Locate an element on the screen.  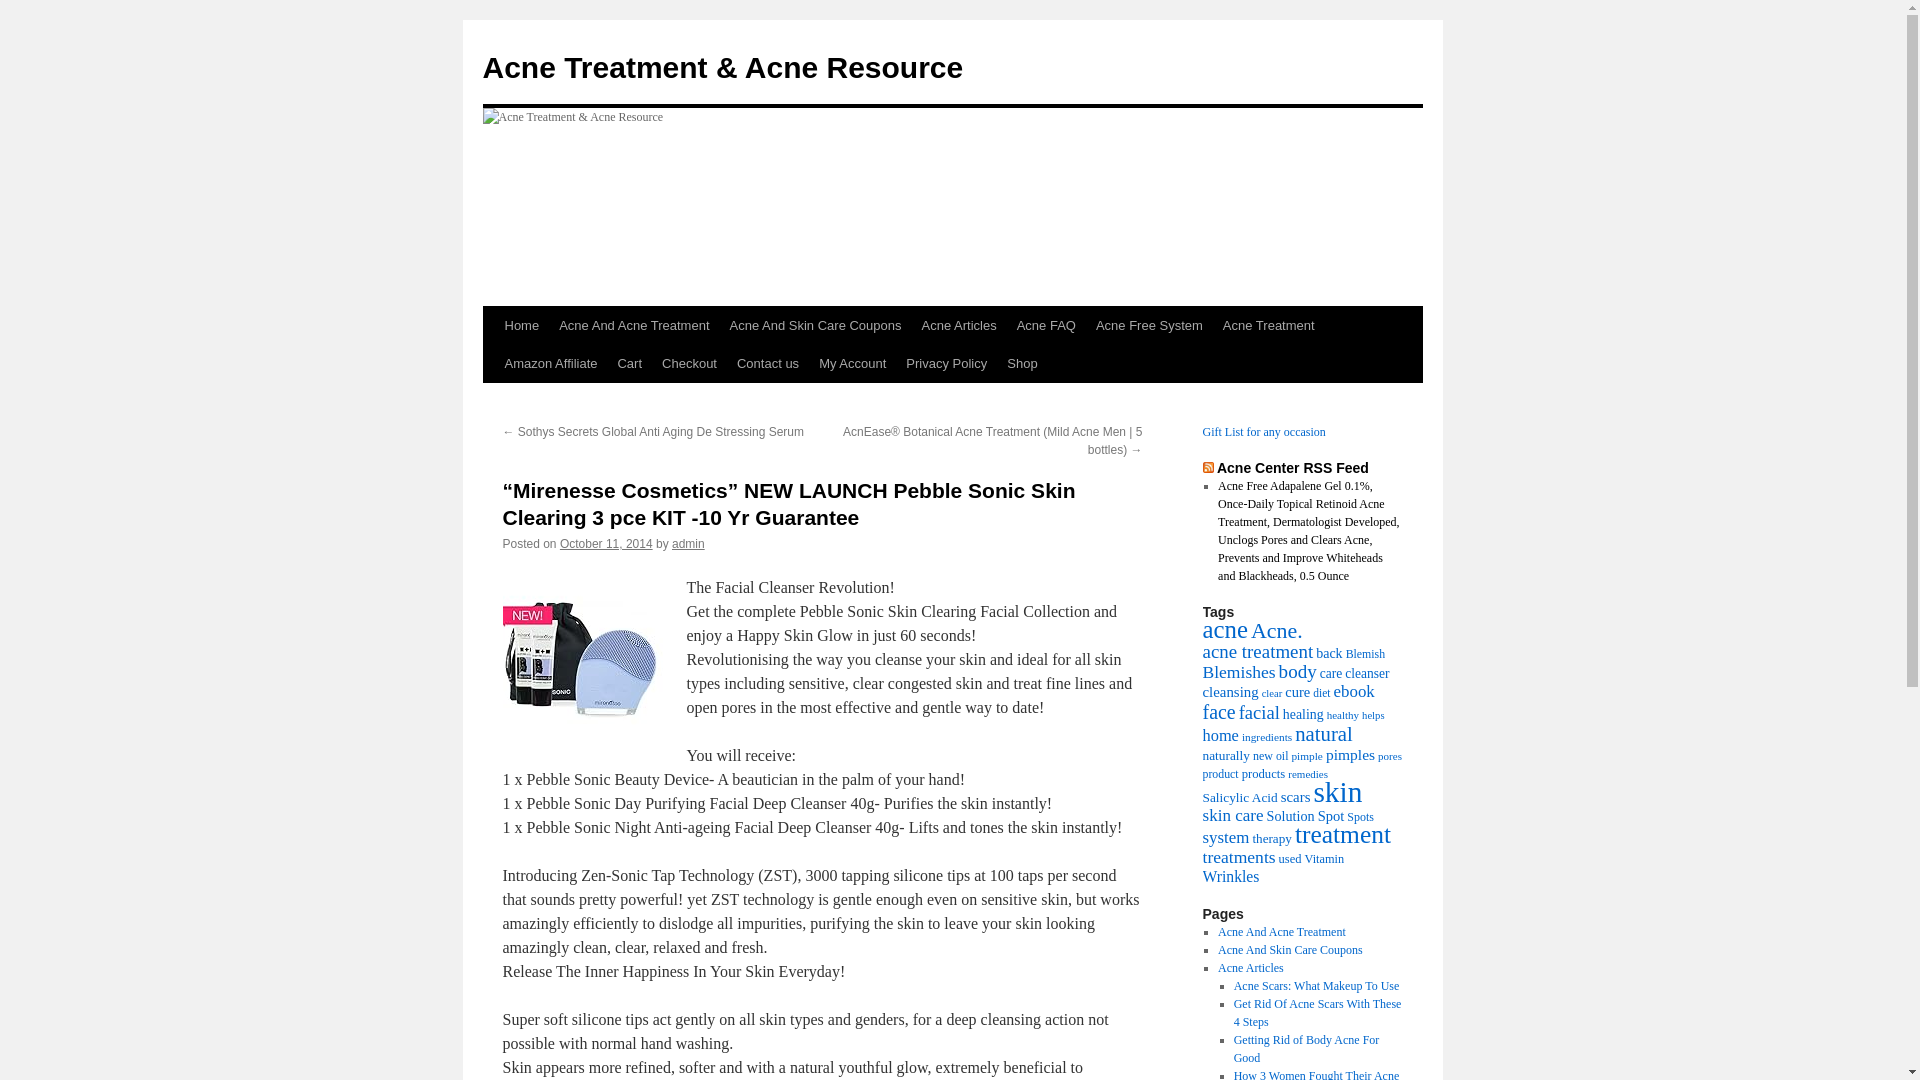
'Blemishes' is located at coordinates (1237, 671).